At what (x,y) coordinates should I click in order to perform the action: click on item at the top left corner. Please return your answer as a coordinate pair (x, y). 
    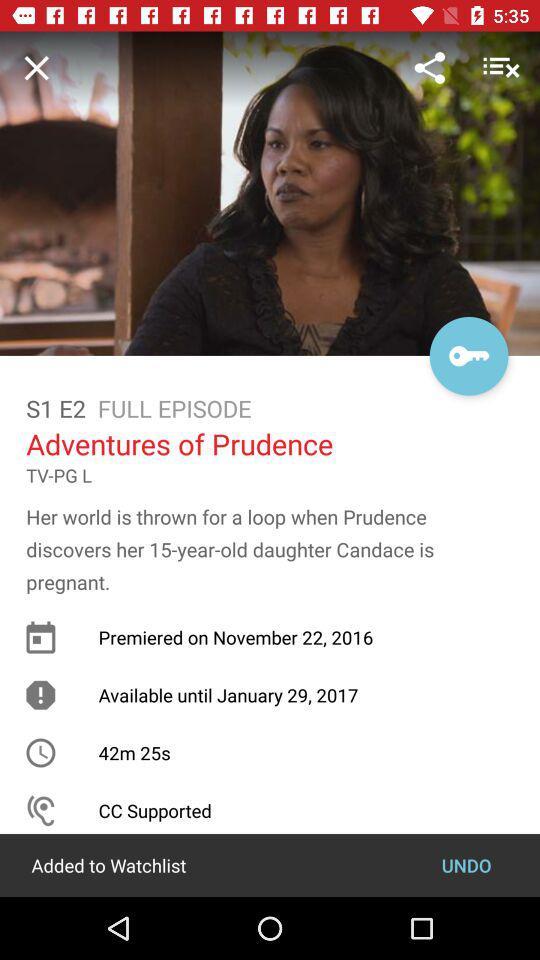
    Looking at the image, I should click on (36, 67).